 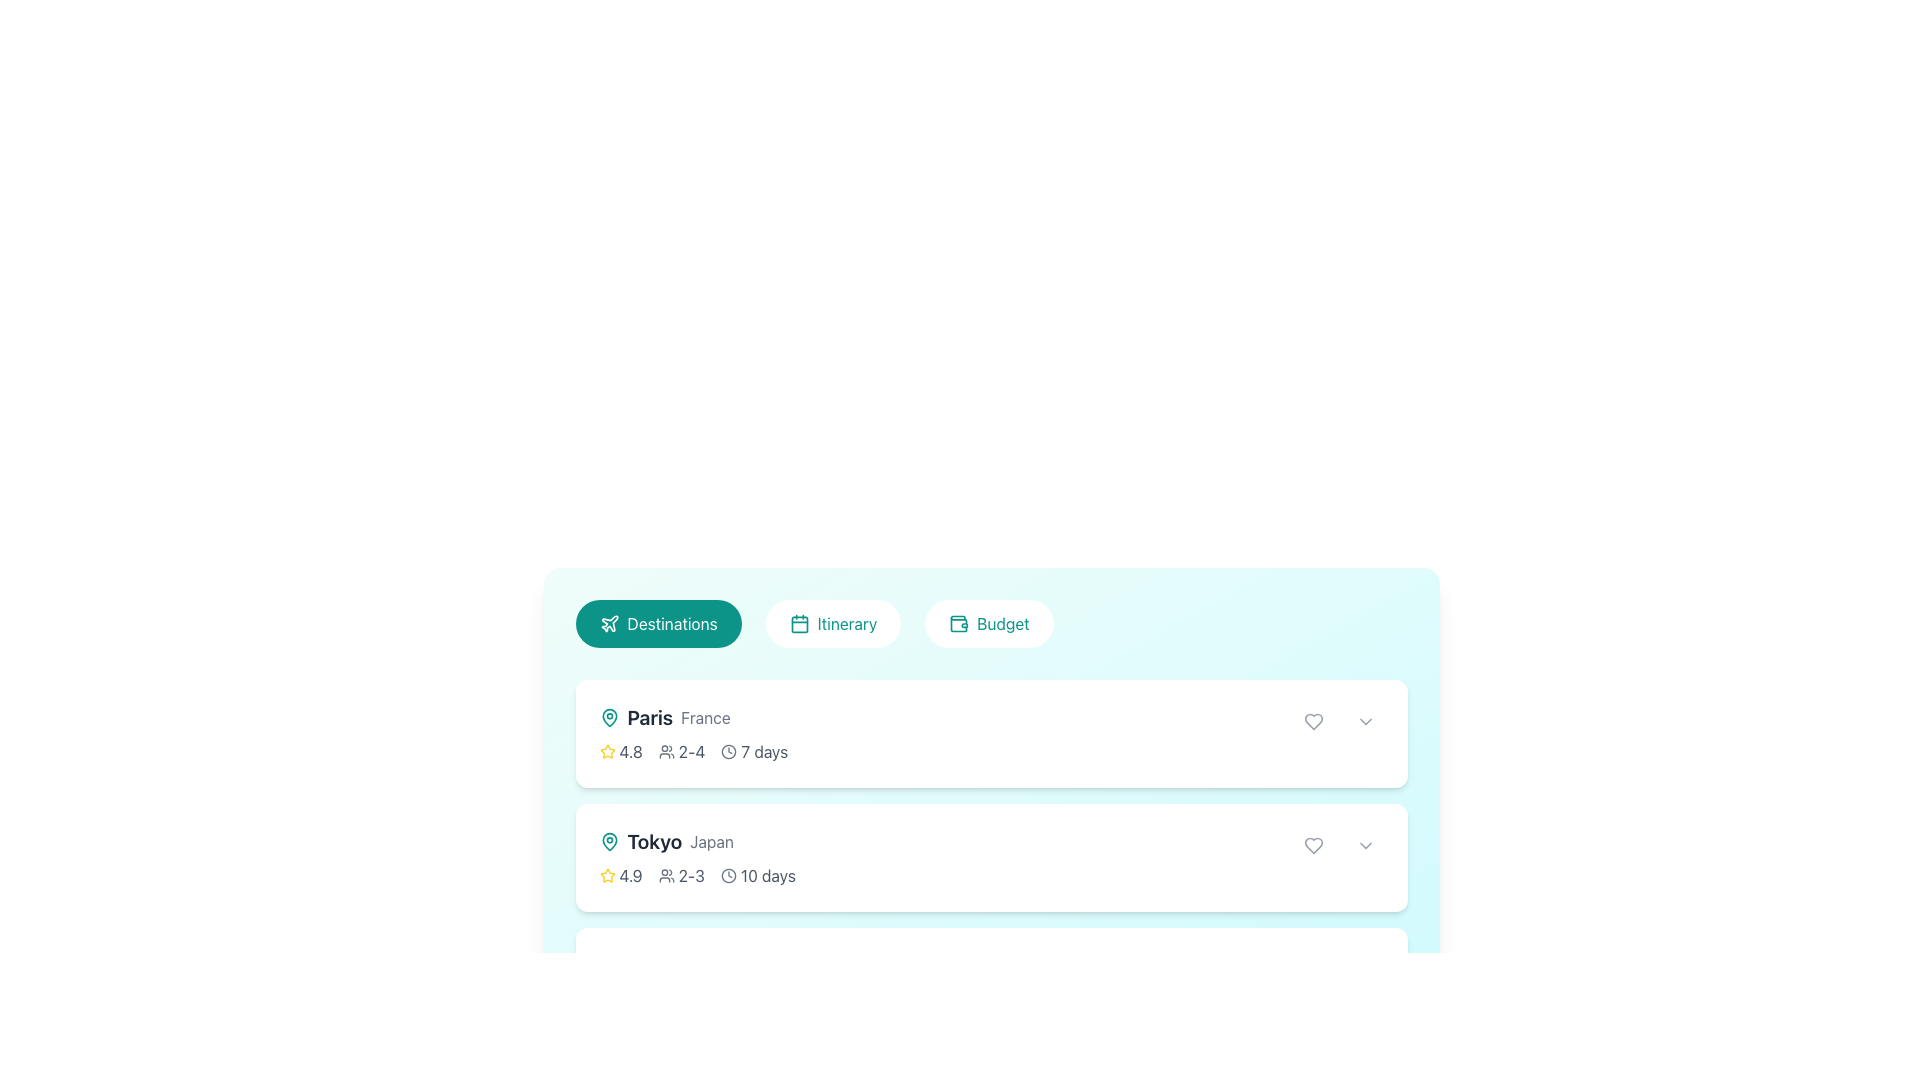 I want to click on displayed information from the composite UI component showing the text '2-4' and the user icon, located in the middle section of the upper card between the star rating and time duration indicator, so click(x=681, y=752).